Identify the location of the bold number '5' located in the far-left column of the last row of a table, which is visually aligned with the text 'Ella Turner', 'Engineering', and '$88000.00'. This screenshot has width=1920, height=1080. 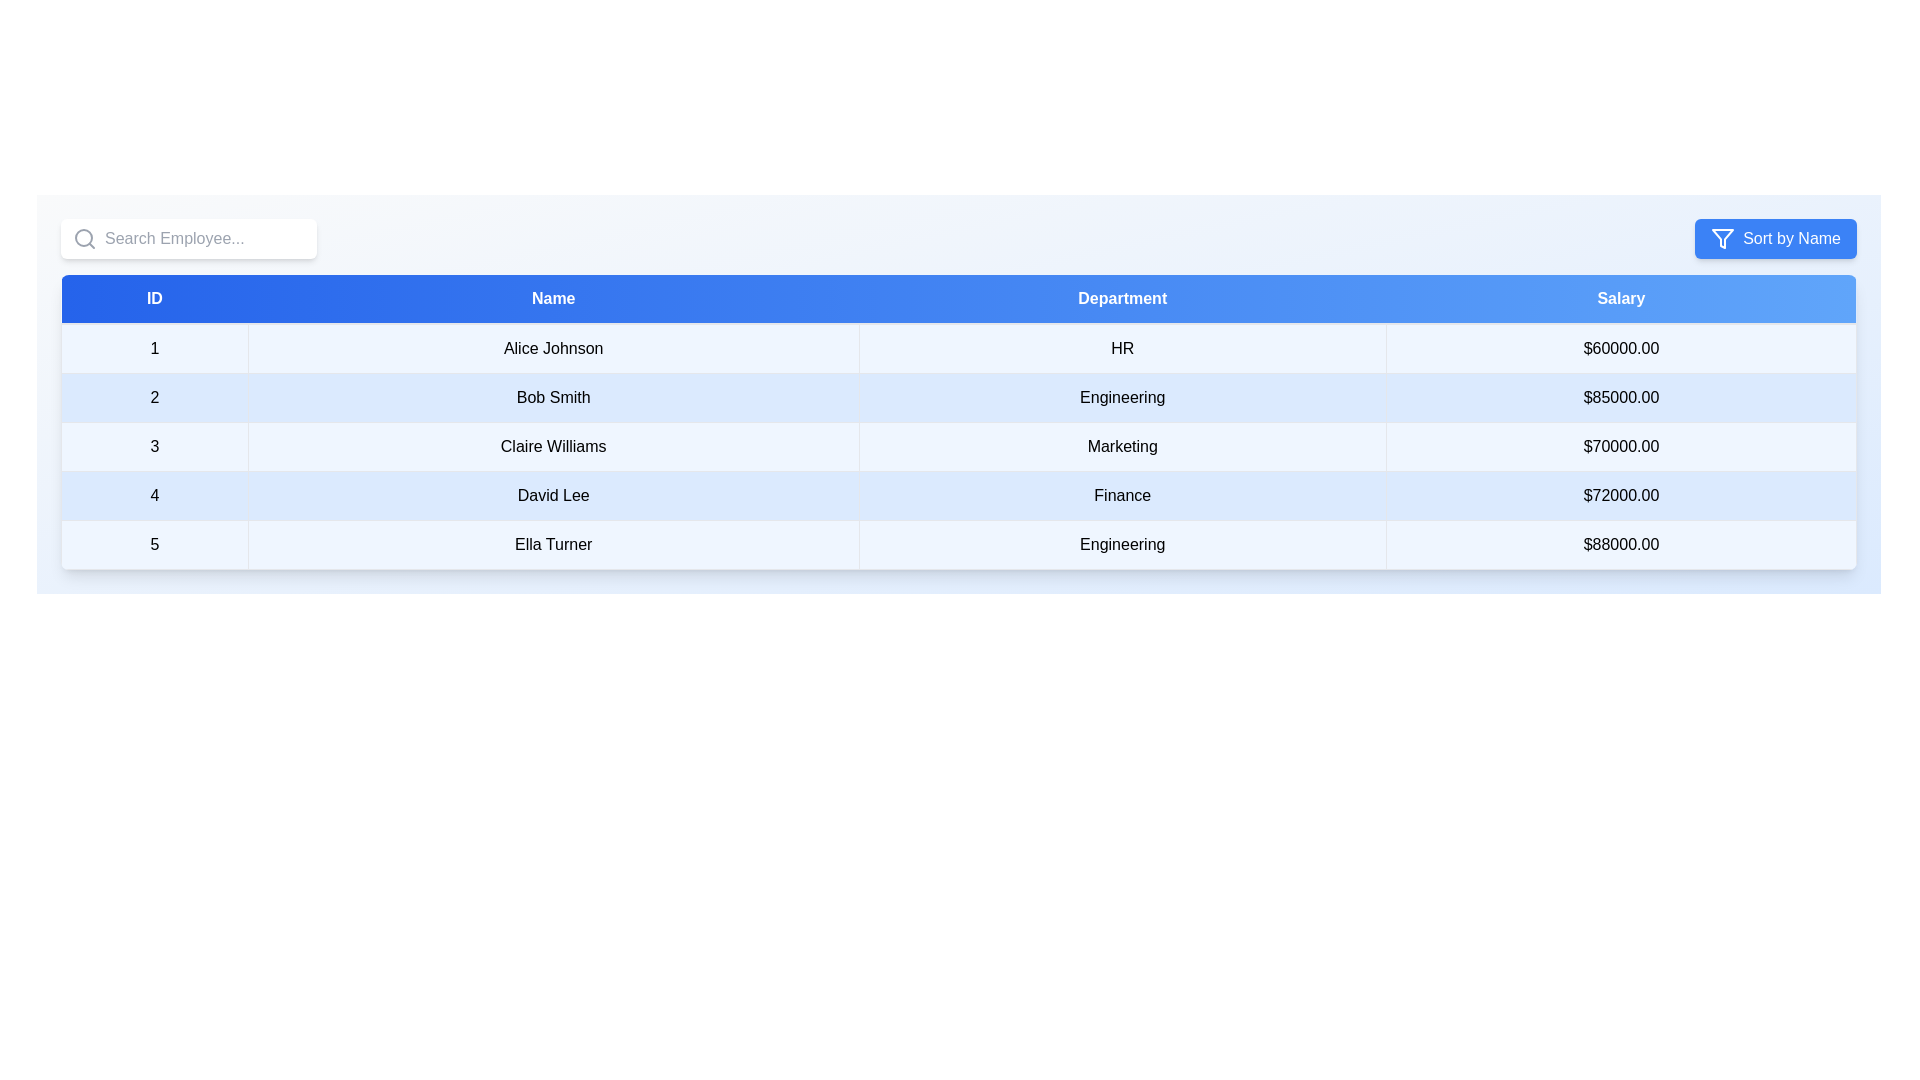
(153, 544).